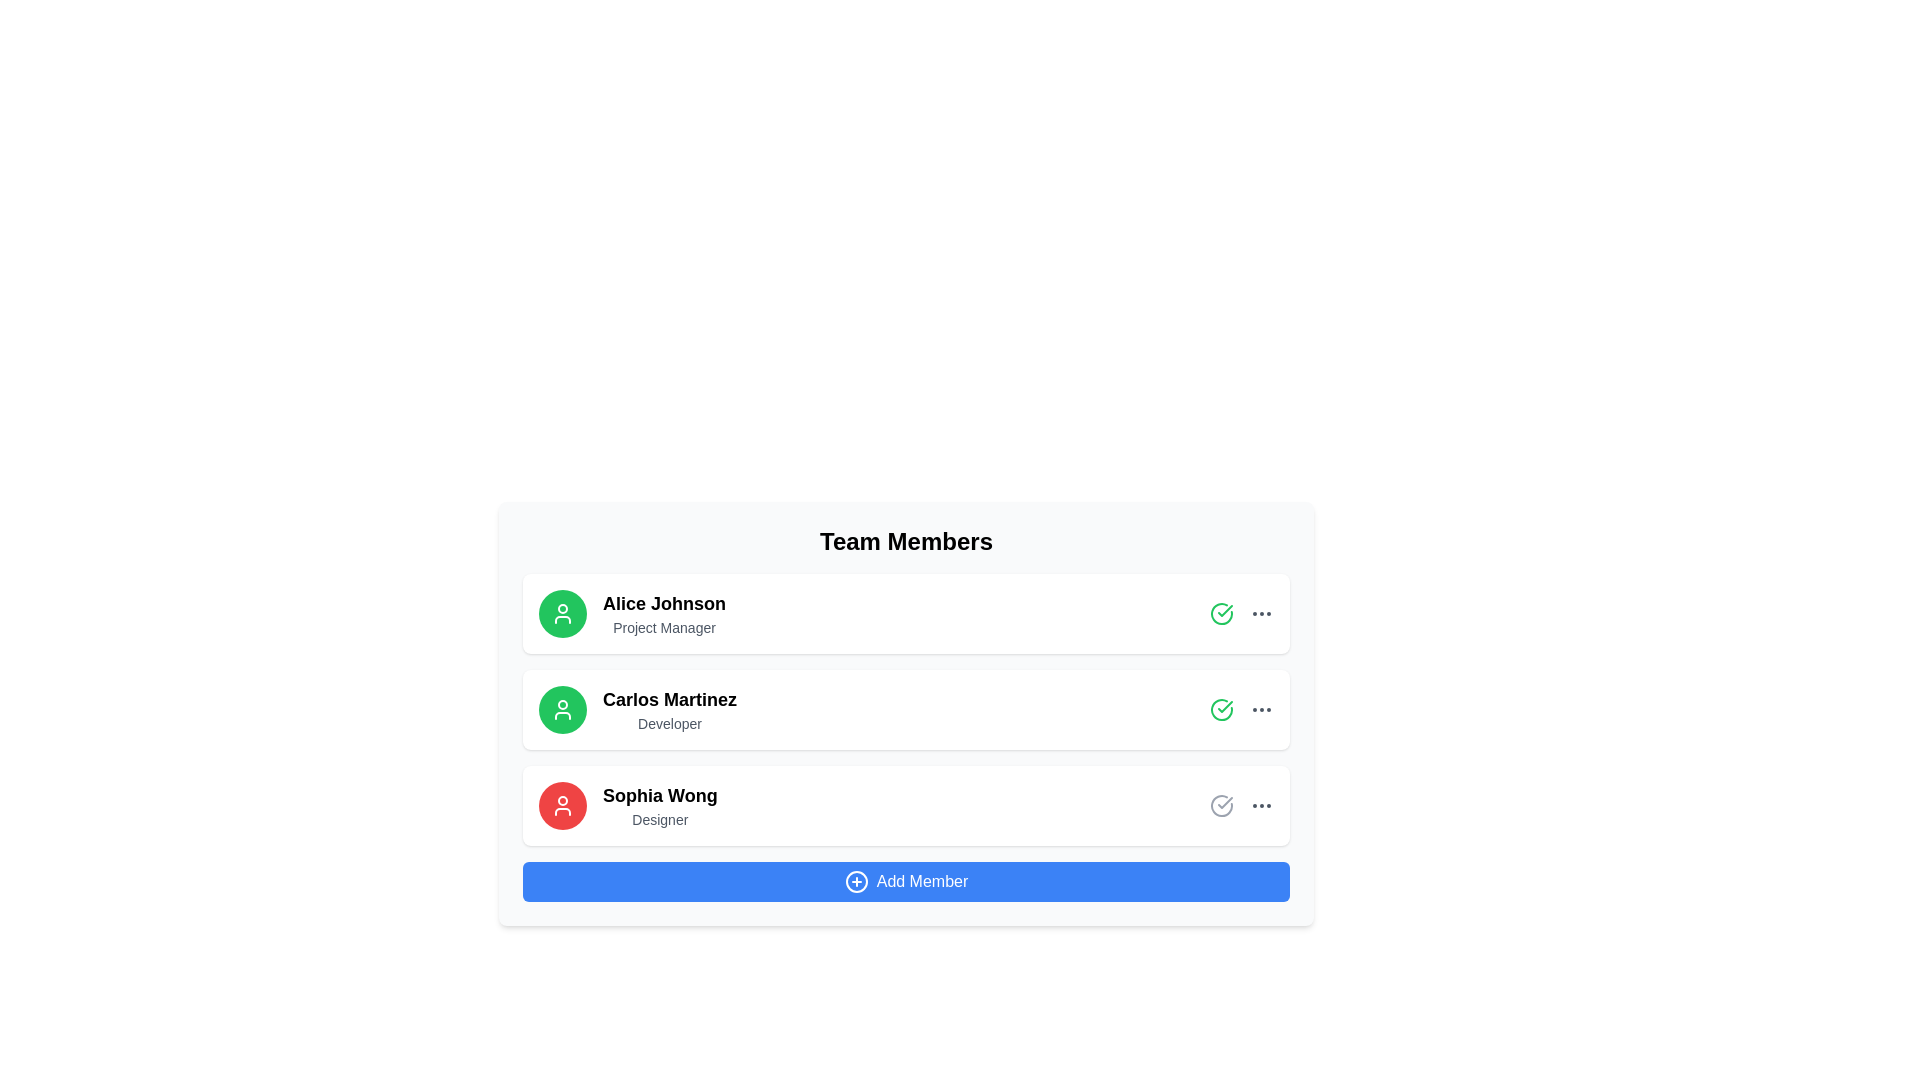  What do you see at coordinates (660, 805) in the screenshot?
I see `text content of the user profile label 'Sophia Wong' which is the third element in the 'Team Members' section, positioned between 'Carlos Martinez' and the action button` at bounding box center [660, 805].